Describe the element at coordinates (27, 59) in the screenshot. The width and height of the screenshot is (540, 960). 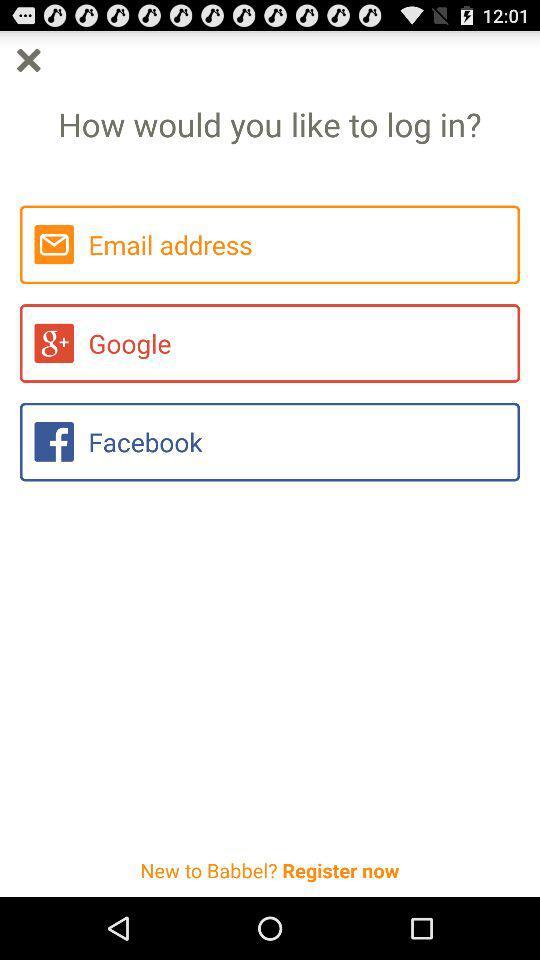
I see `screen` at that location.